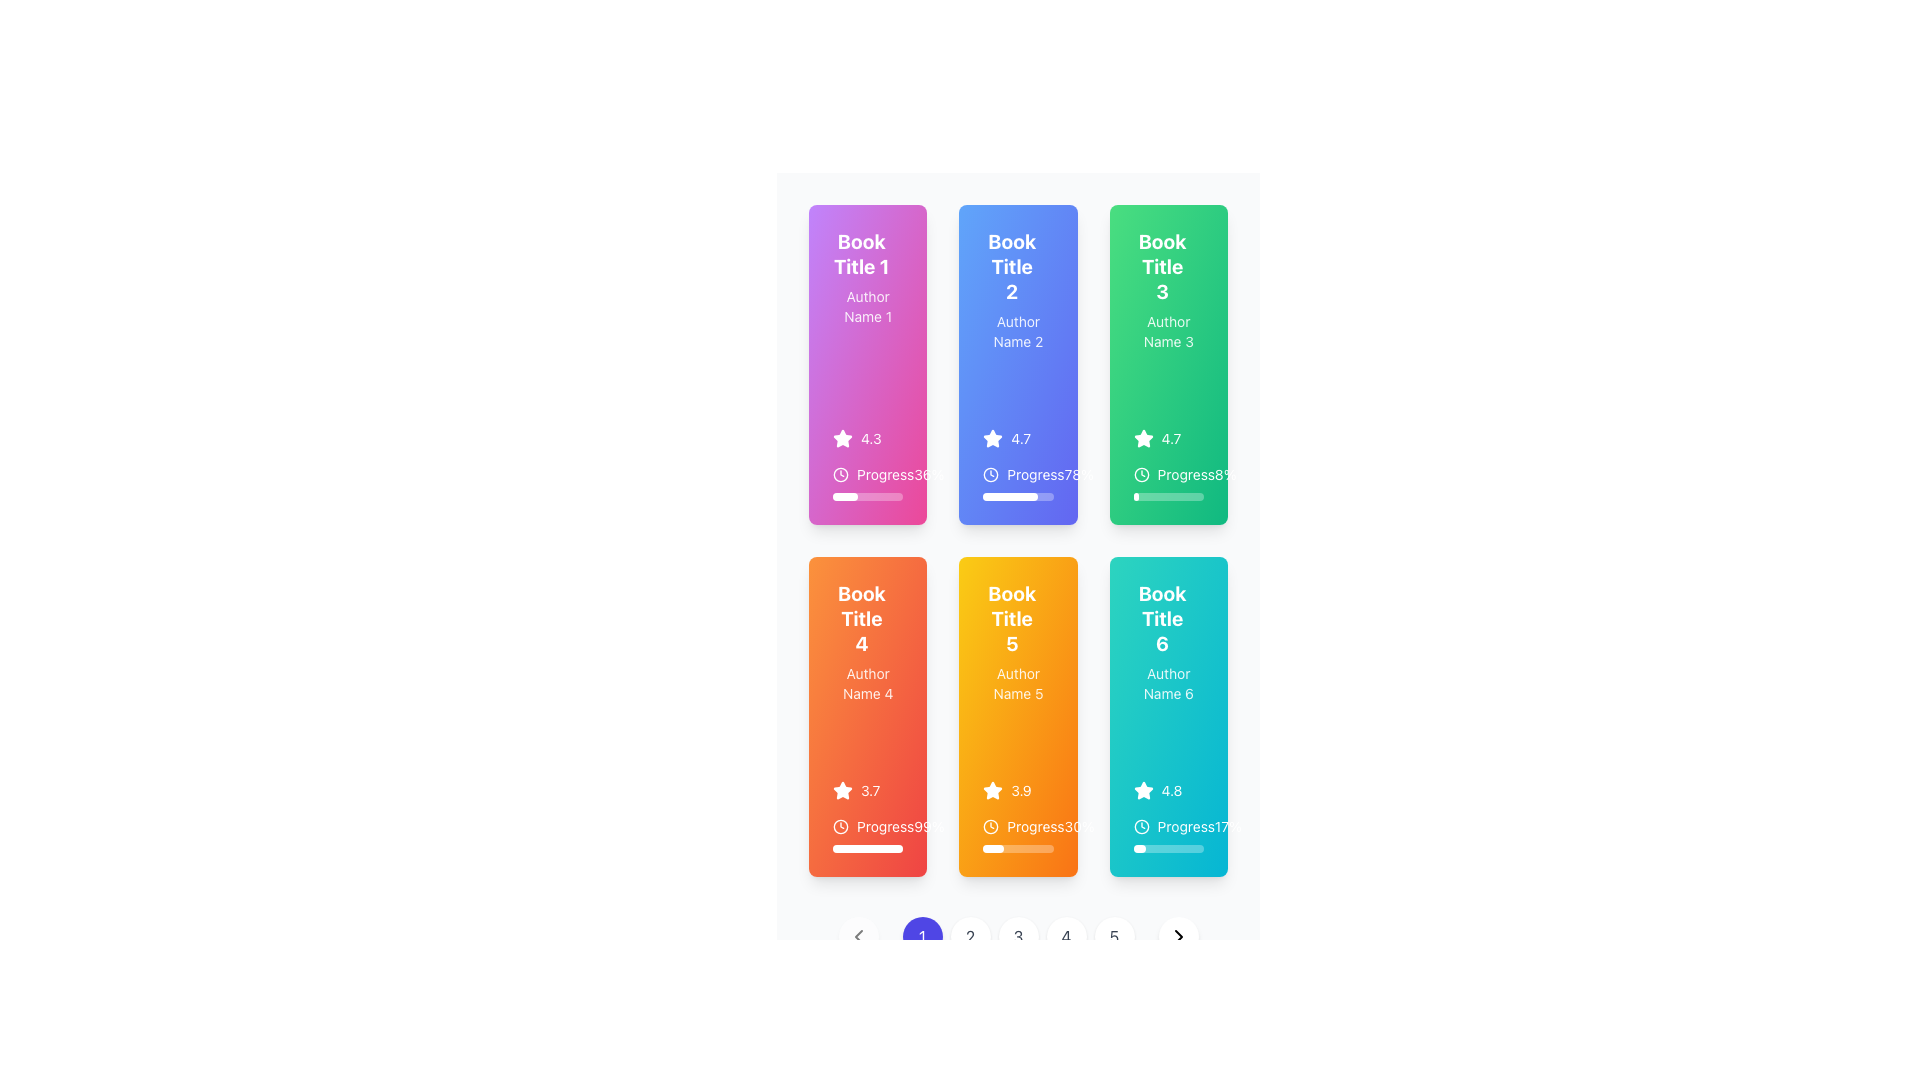 The width and height of the screenshot is (1920, 1080). What do you see at coordinates (1168, 716) in the screenshot?
I see `the last informational card in the grid layout` at bounding box center [1168, 716].